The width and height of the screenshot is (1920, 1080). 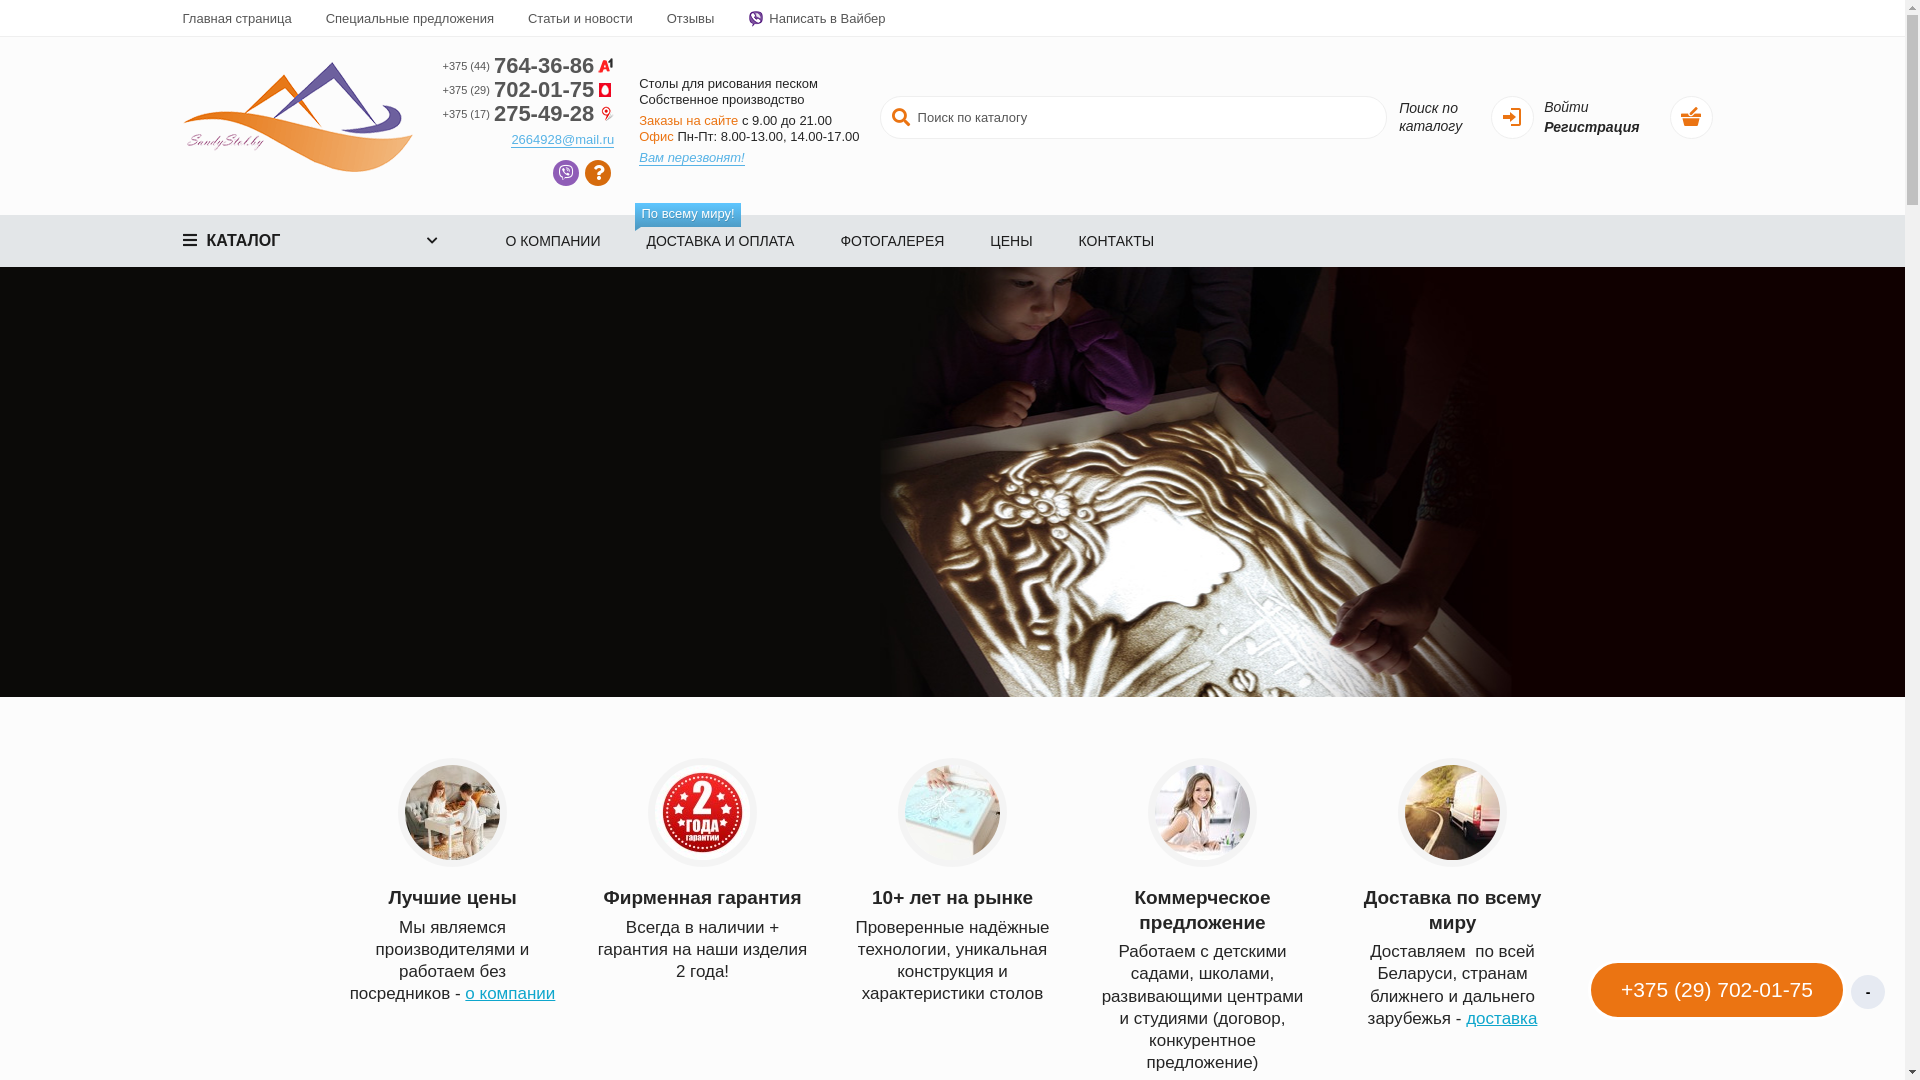 I want to click on '+375 (44), so click(x=528, y=64).